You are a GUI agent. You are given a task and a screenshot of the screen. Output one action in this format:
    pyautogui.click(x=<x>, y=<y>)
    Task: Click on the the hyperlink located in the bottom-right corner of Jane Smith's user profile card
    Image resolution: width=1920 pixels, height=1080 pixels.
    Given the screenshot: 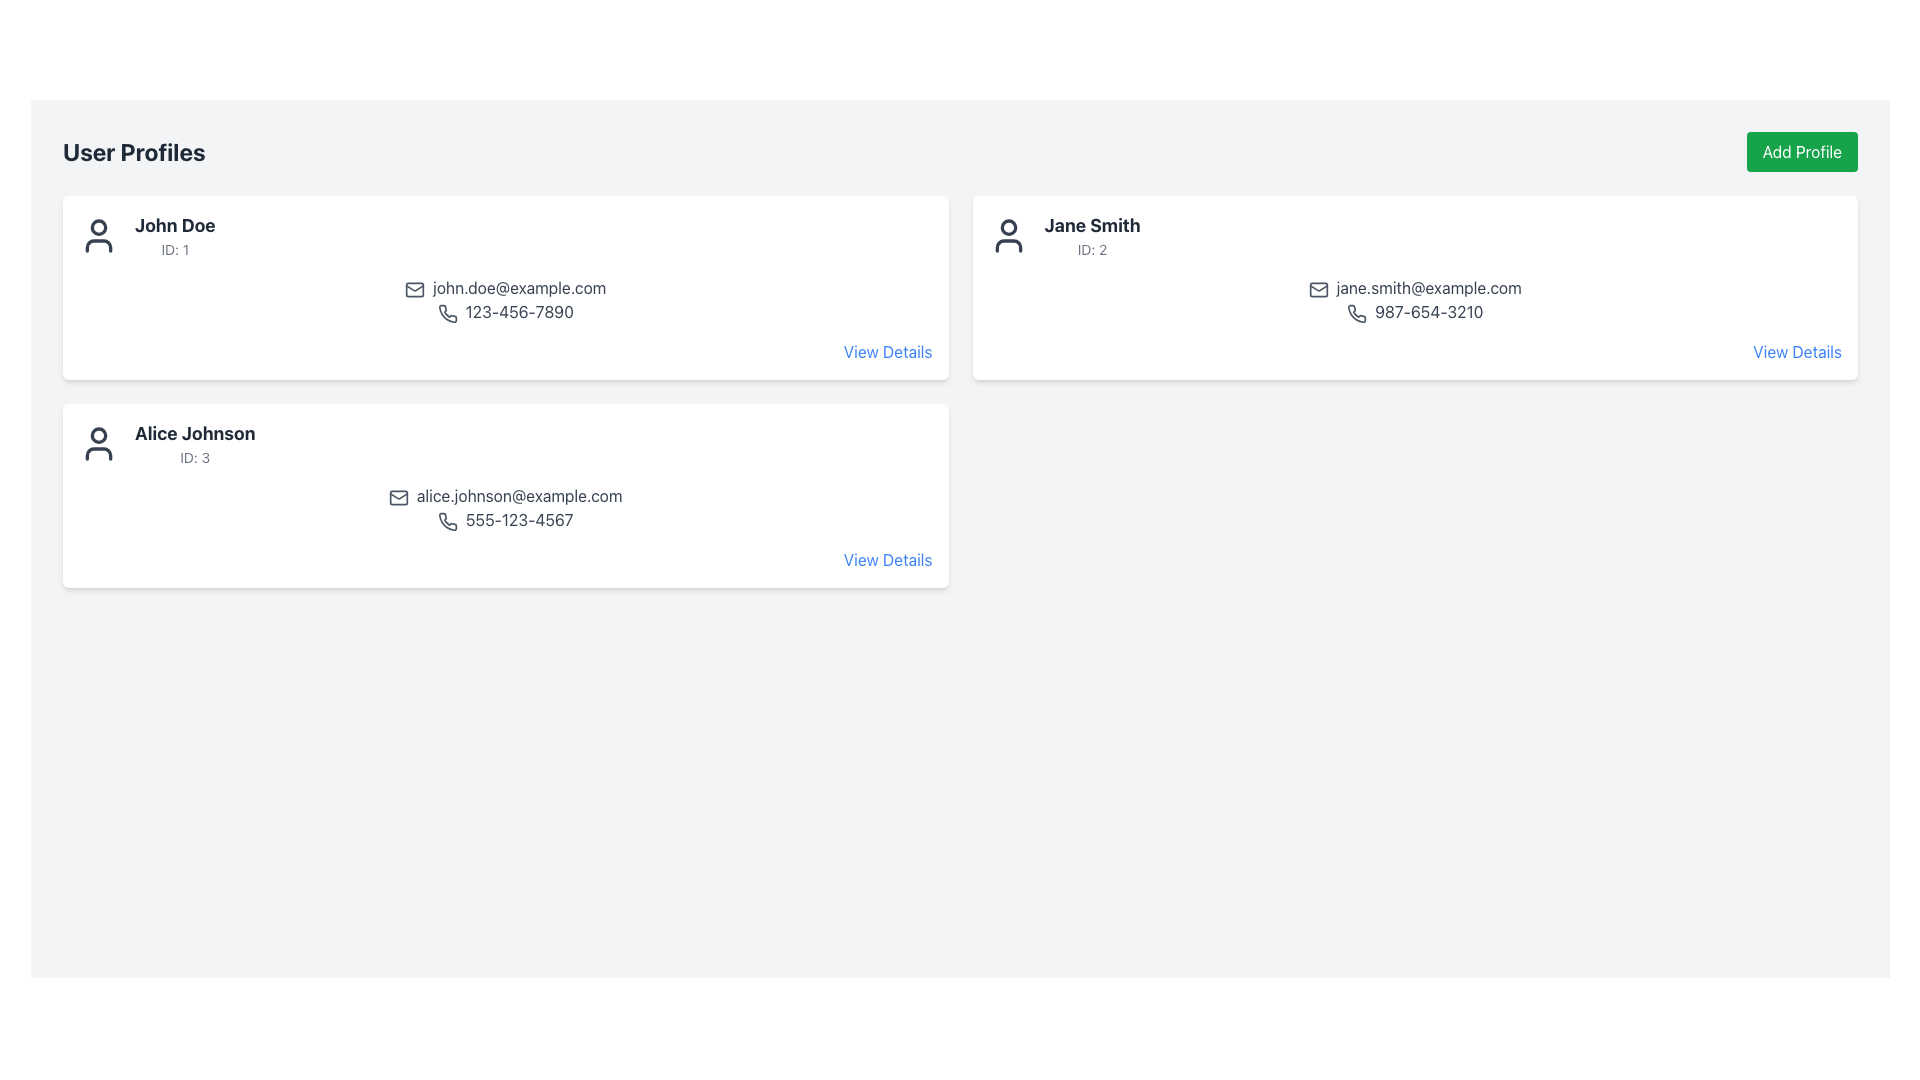 What is the action you would take?
    pyautogui.click(x=1797, y=350)
    